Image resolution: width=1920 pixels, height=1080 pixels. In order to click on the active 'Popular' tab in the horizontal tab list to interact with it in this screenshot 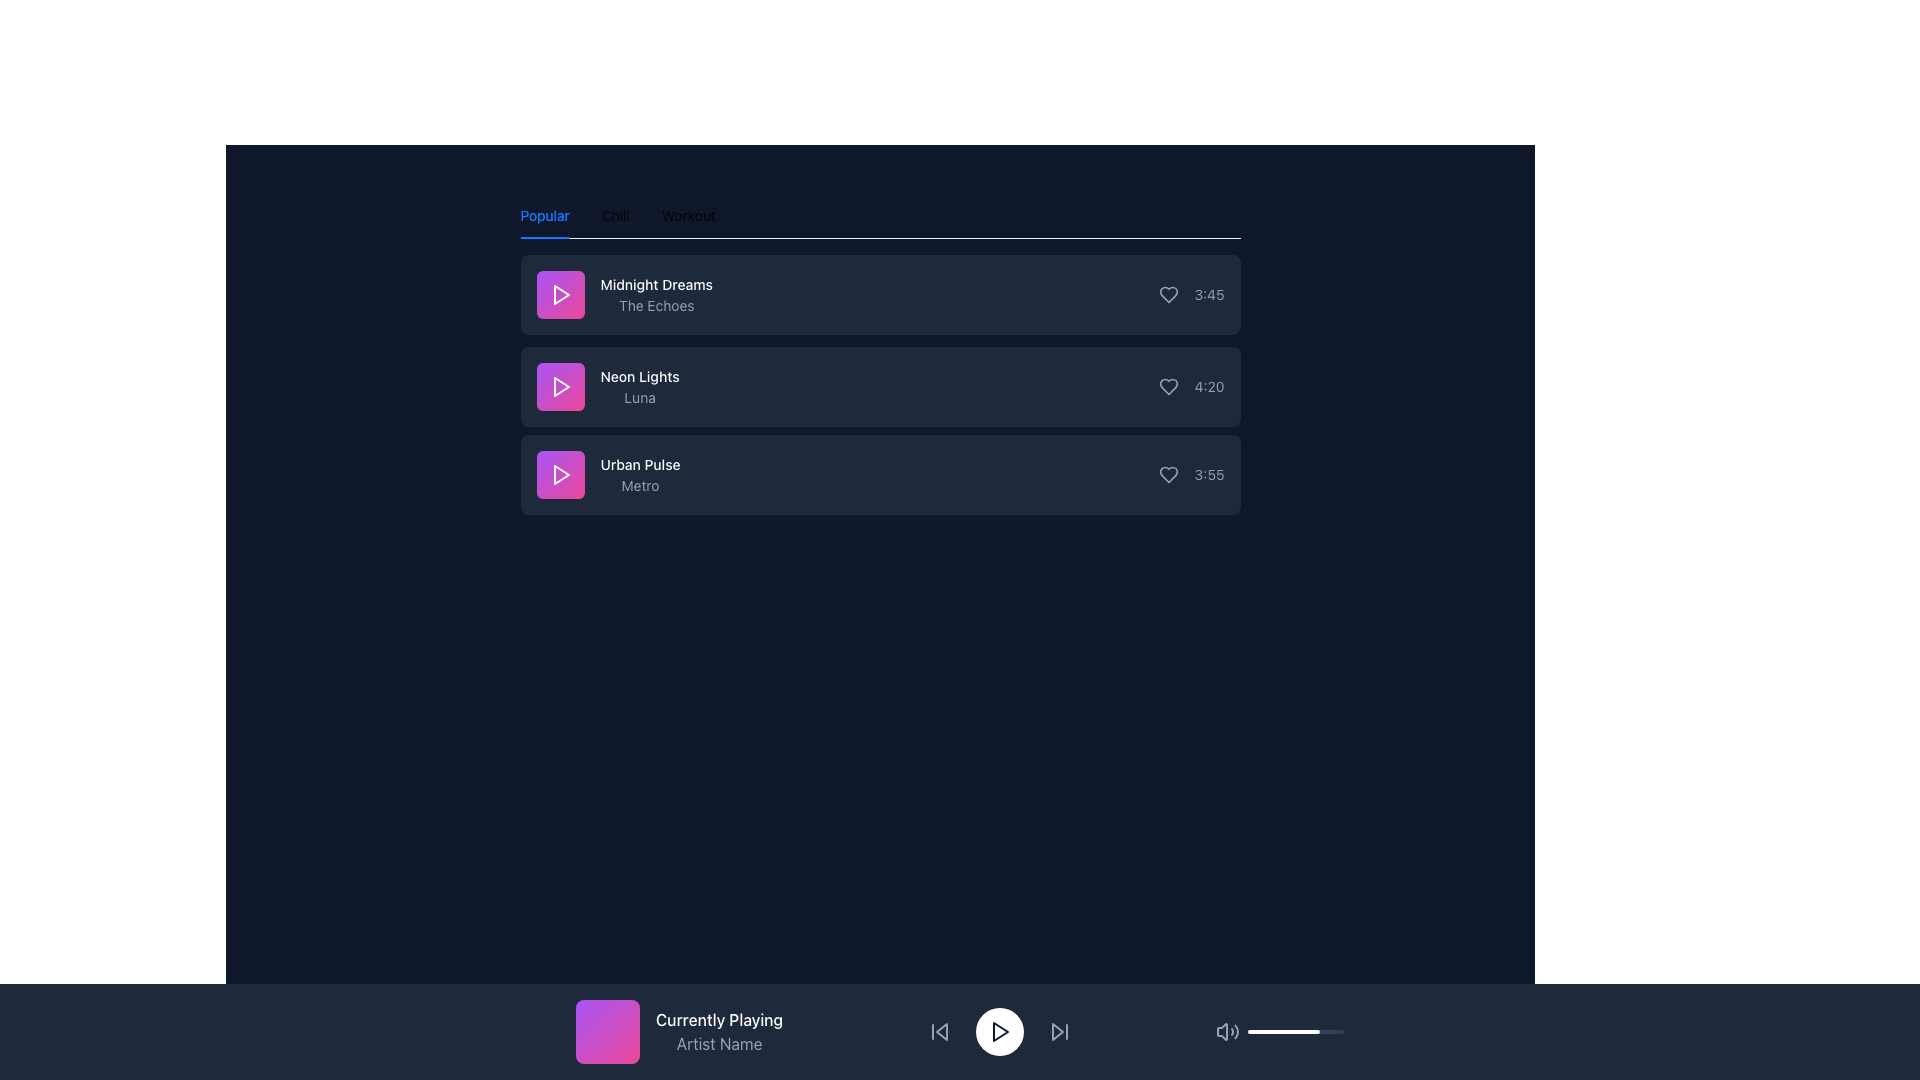, I will do `click(880, 216)`.